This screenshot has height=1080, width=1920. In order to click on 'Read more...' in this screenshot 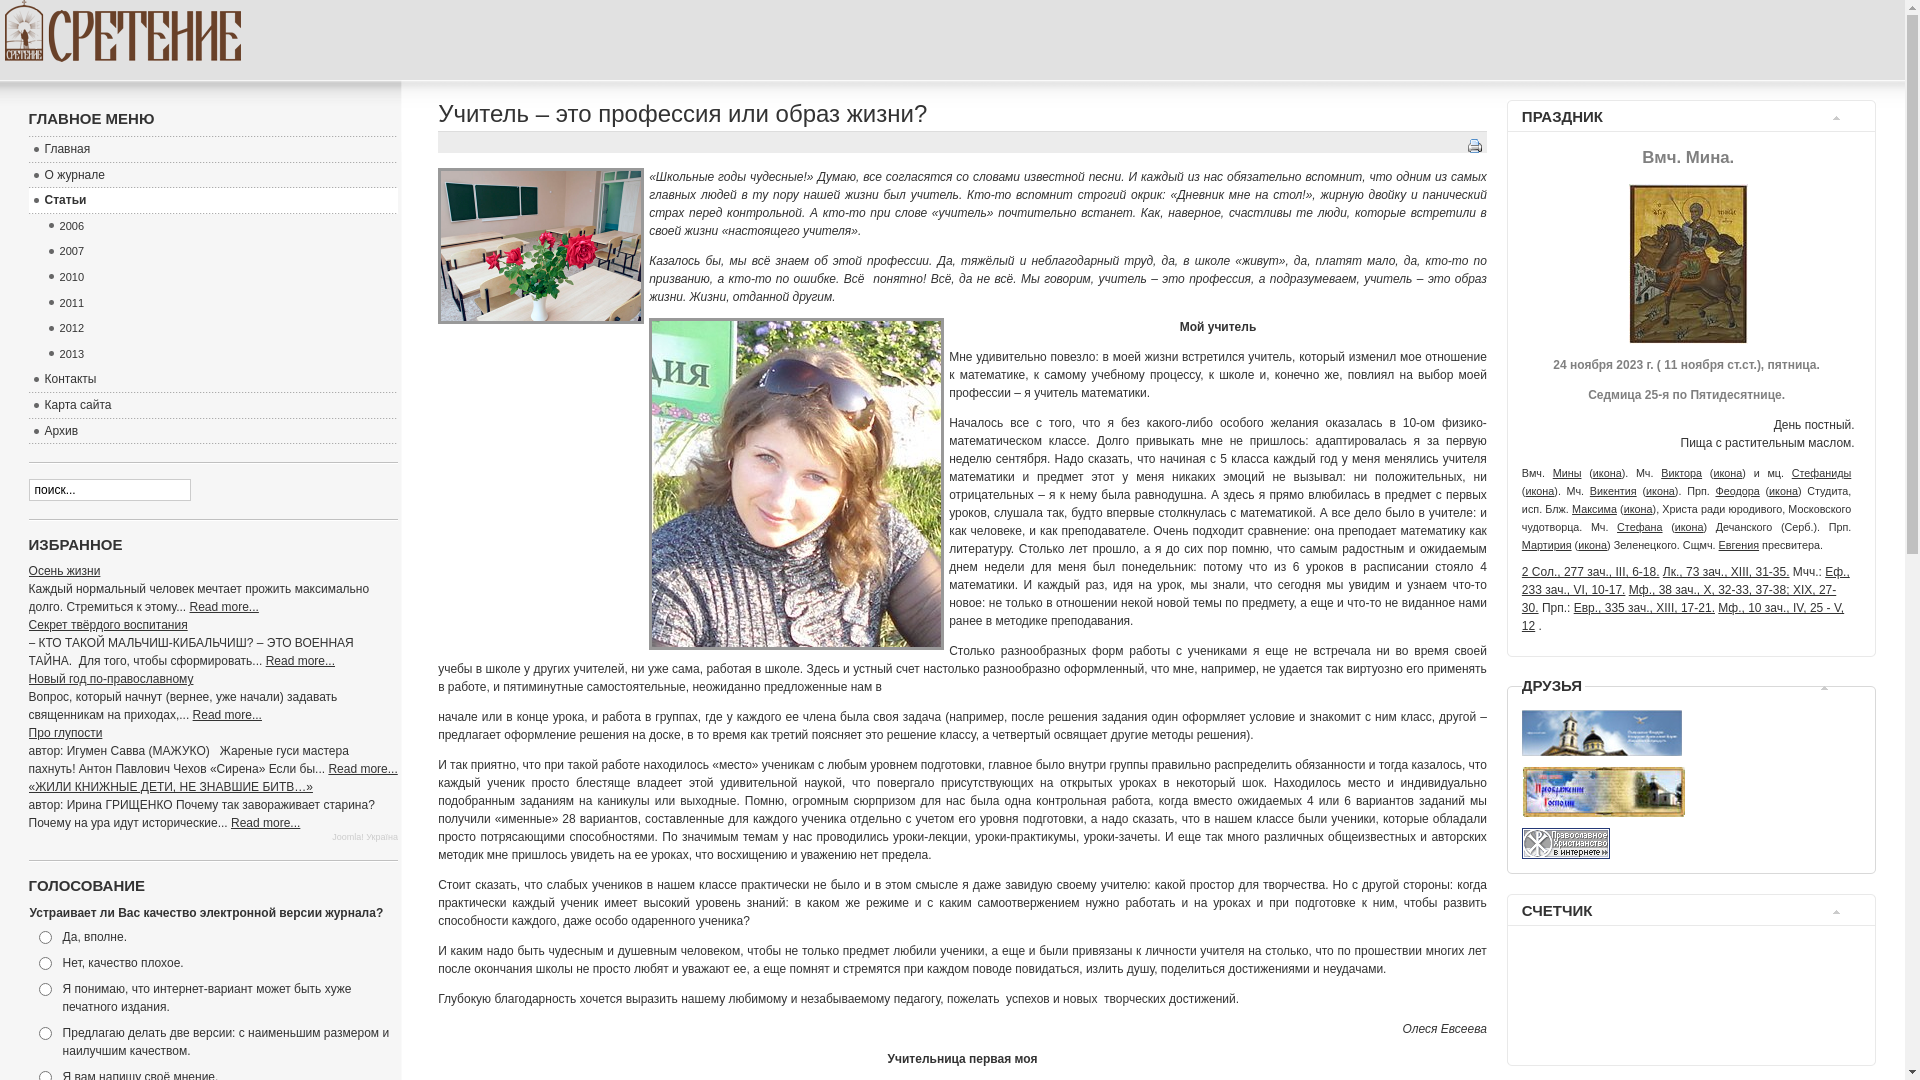, I will do `click(190, 605)`.